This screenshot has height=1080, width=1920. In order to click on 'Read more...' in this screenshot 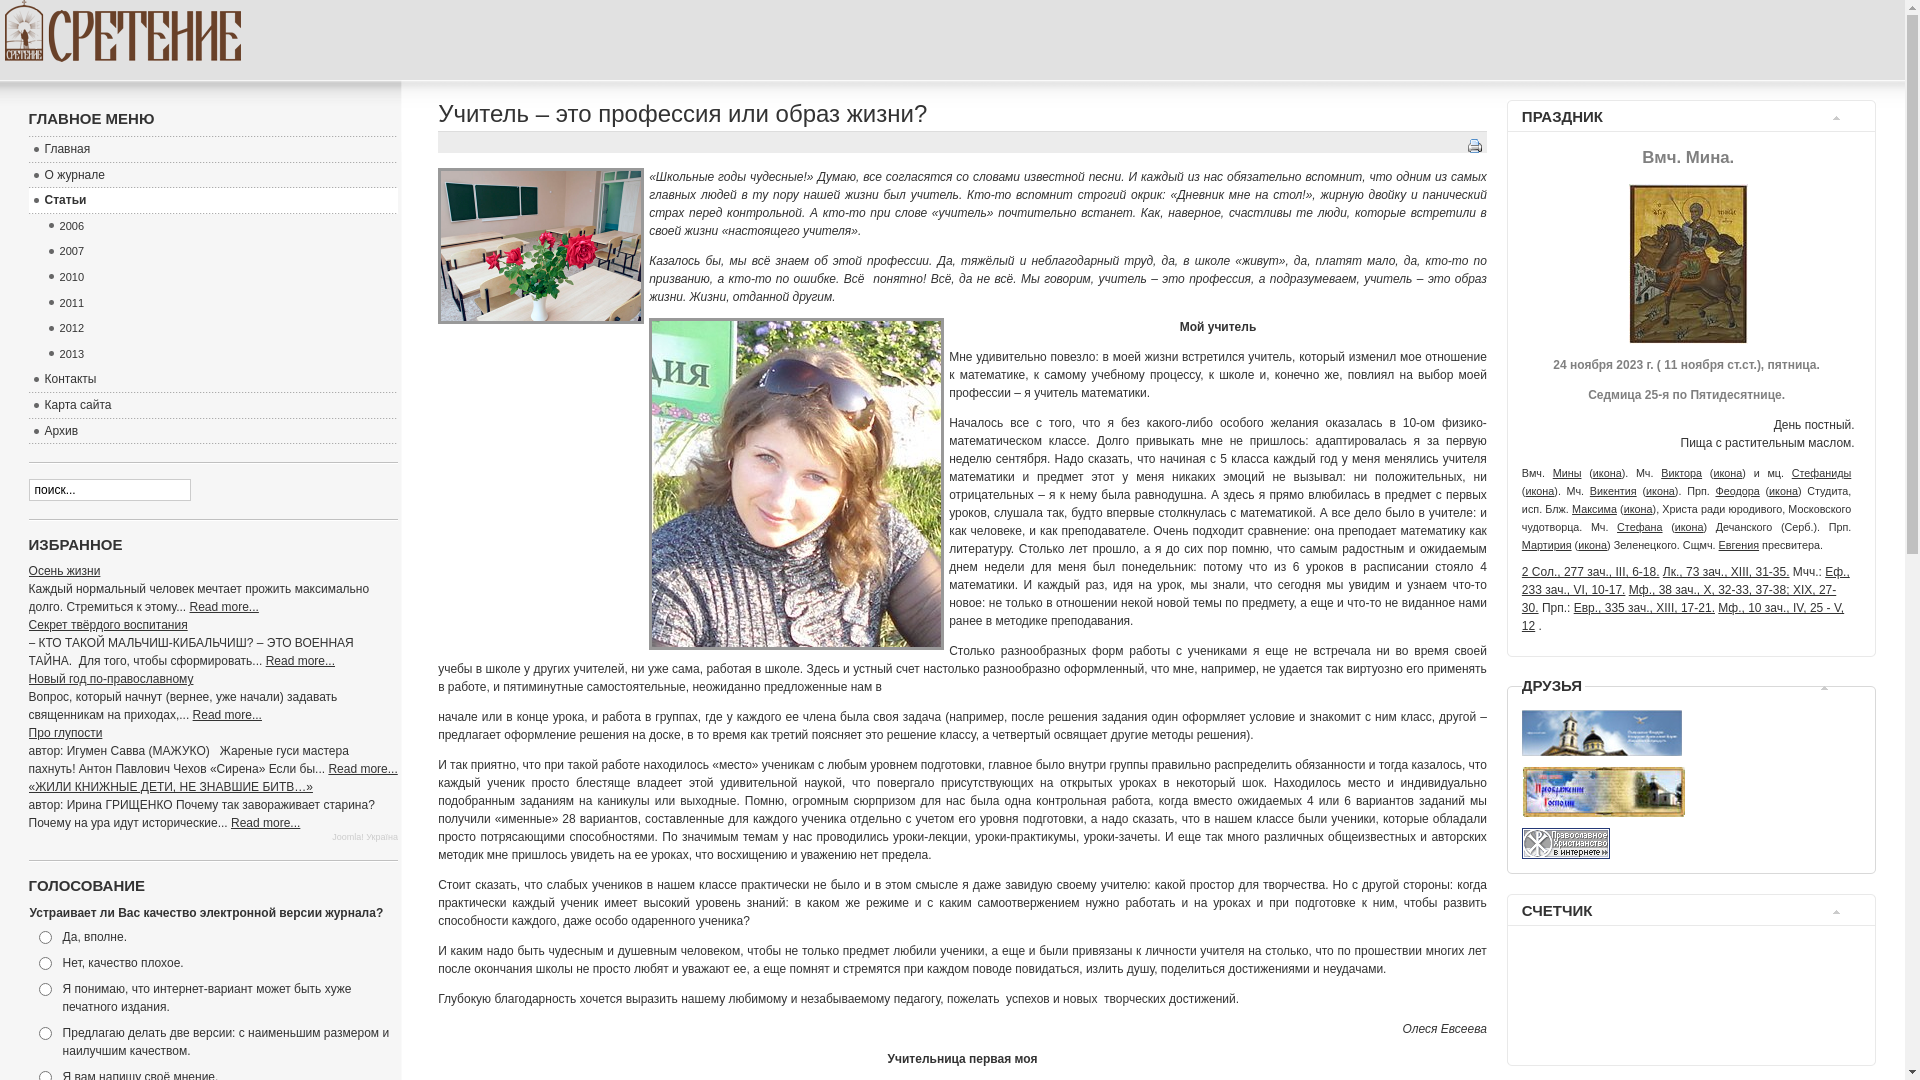, I will do `click(190, 605)`.